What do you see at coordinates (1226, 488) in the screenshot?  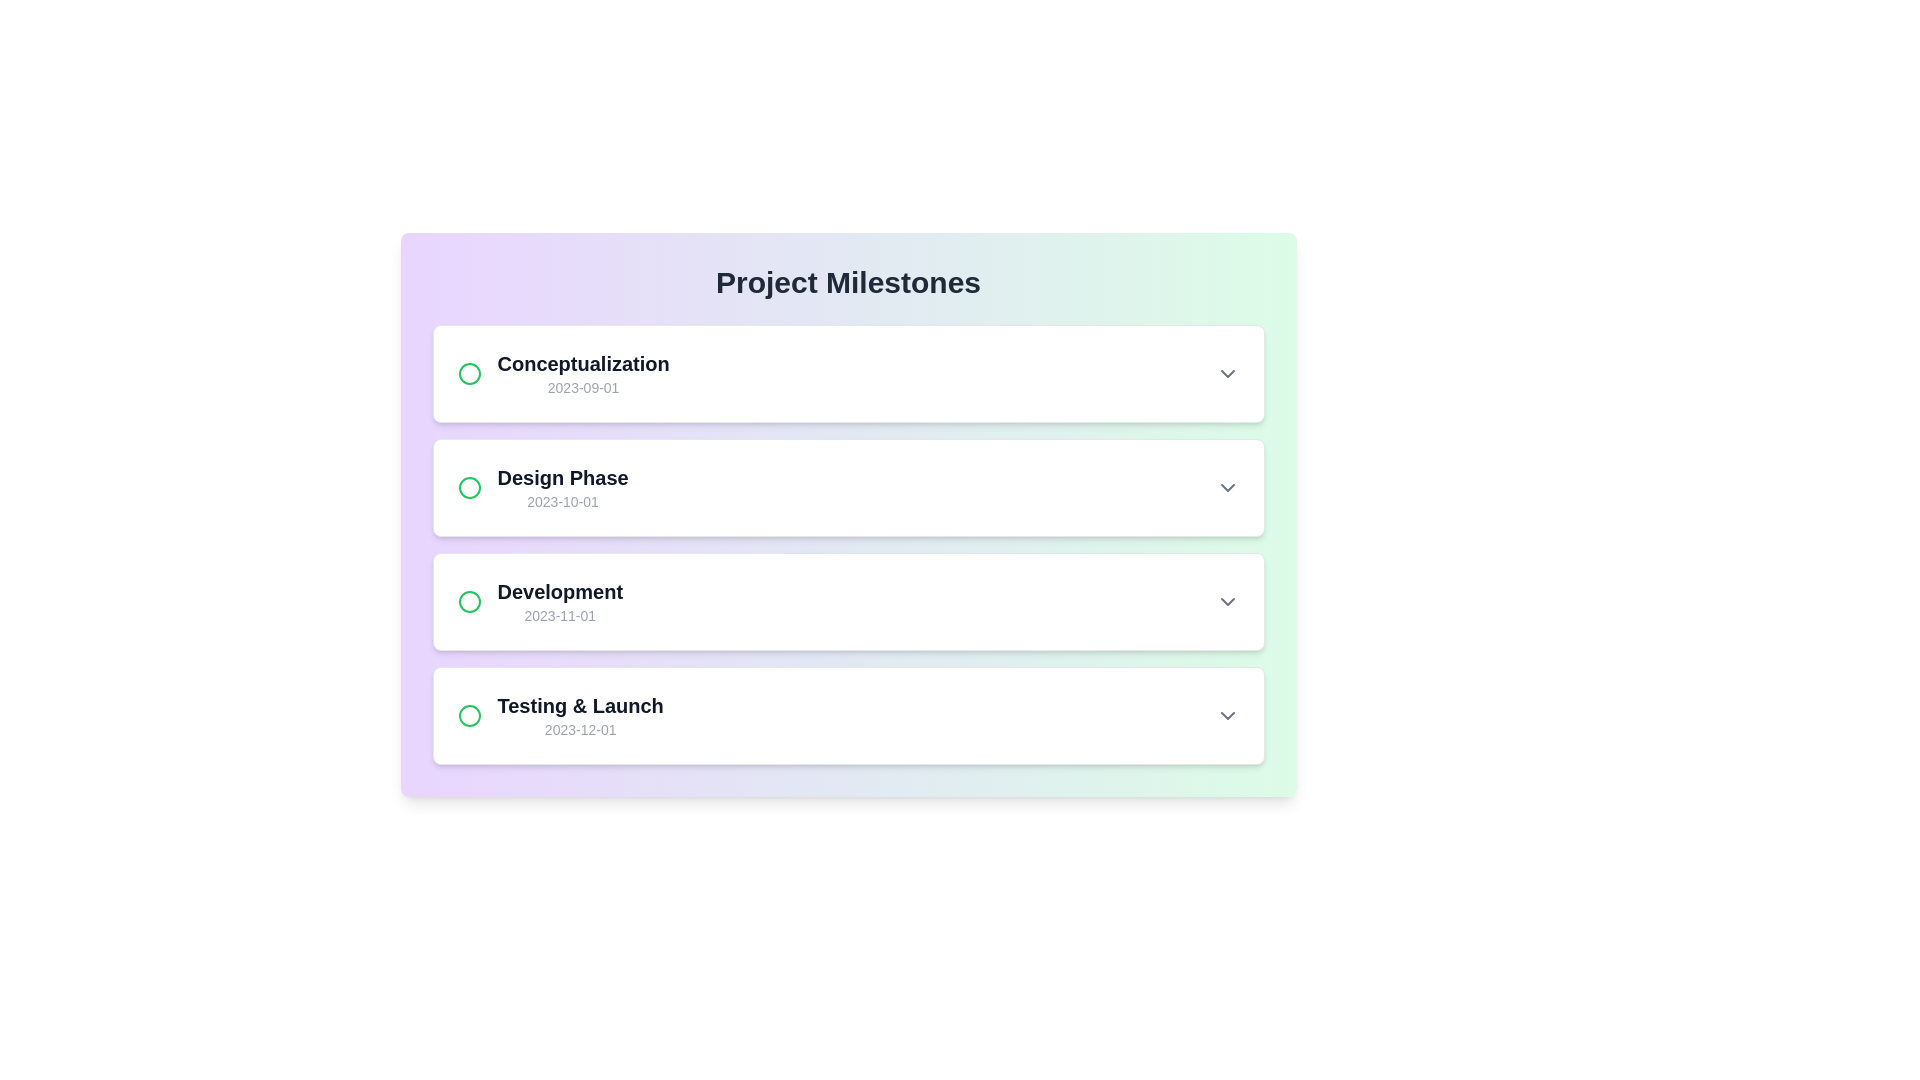 I see `the gray SVG icon shaped like a downward chevron located on the far-right side of the 'Design Phase' milestone box` at bounding box center [1226, 488].